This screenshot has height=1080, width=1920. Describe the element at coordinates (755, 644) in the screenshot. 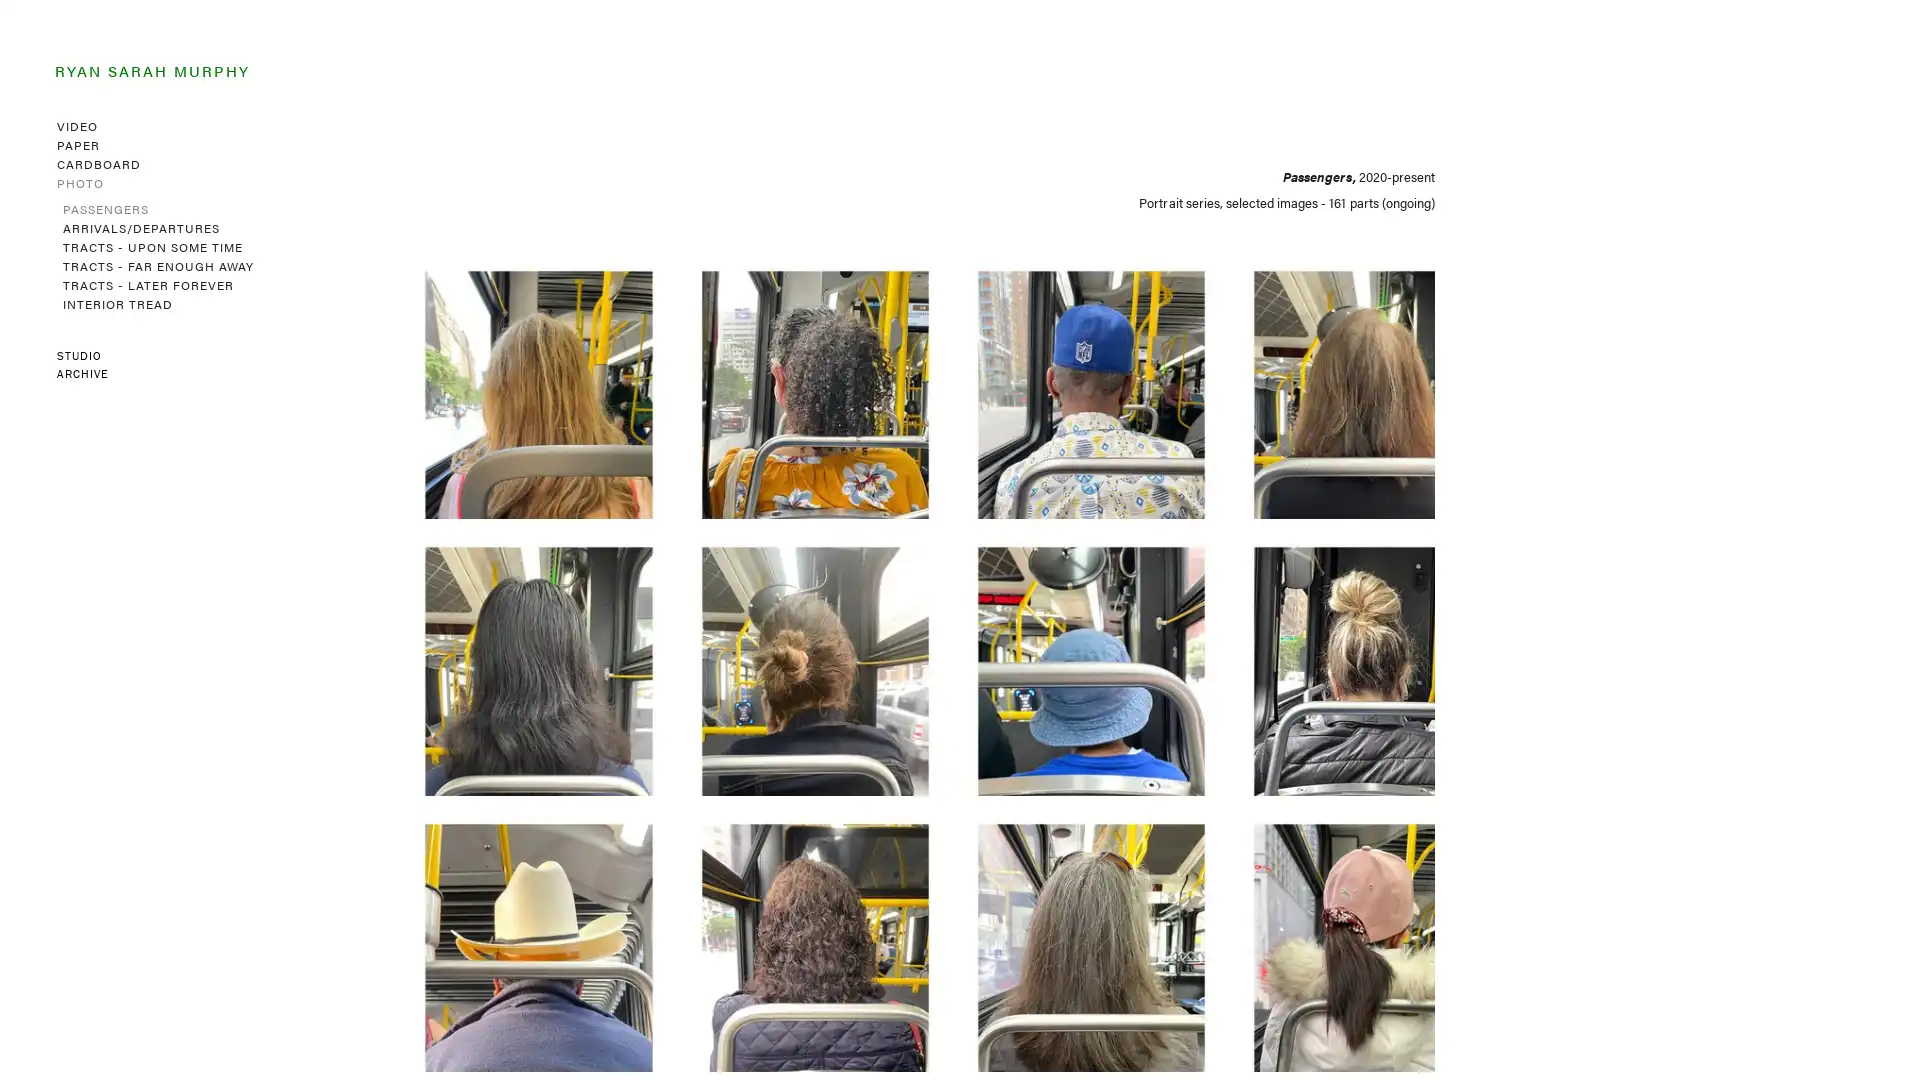

I see `View fullsize Passenger 156-.jpeg` at that location.